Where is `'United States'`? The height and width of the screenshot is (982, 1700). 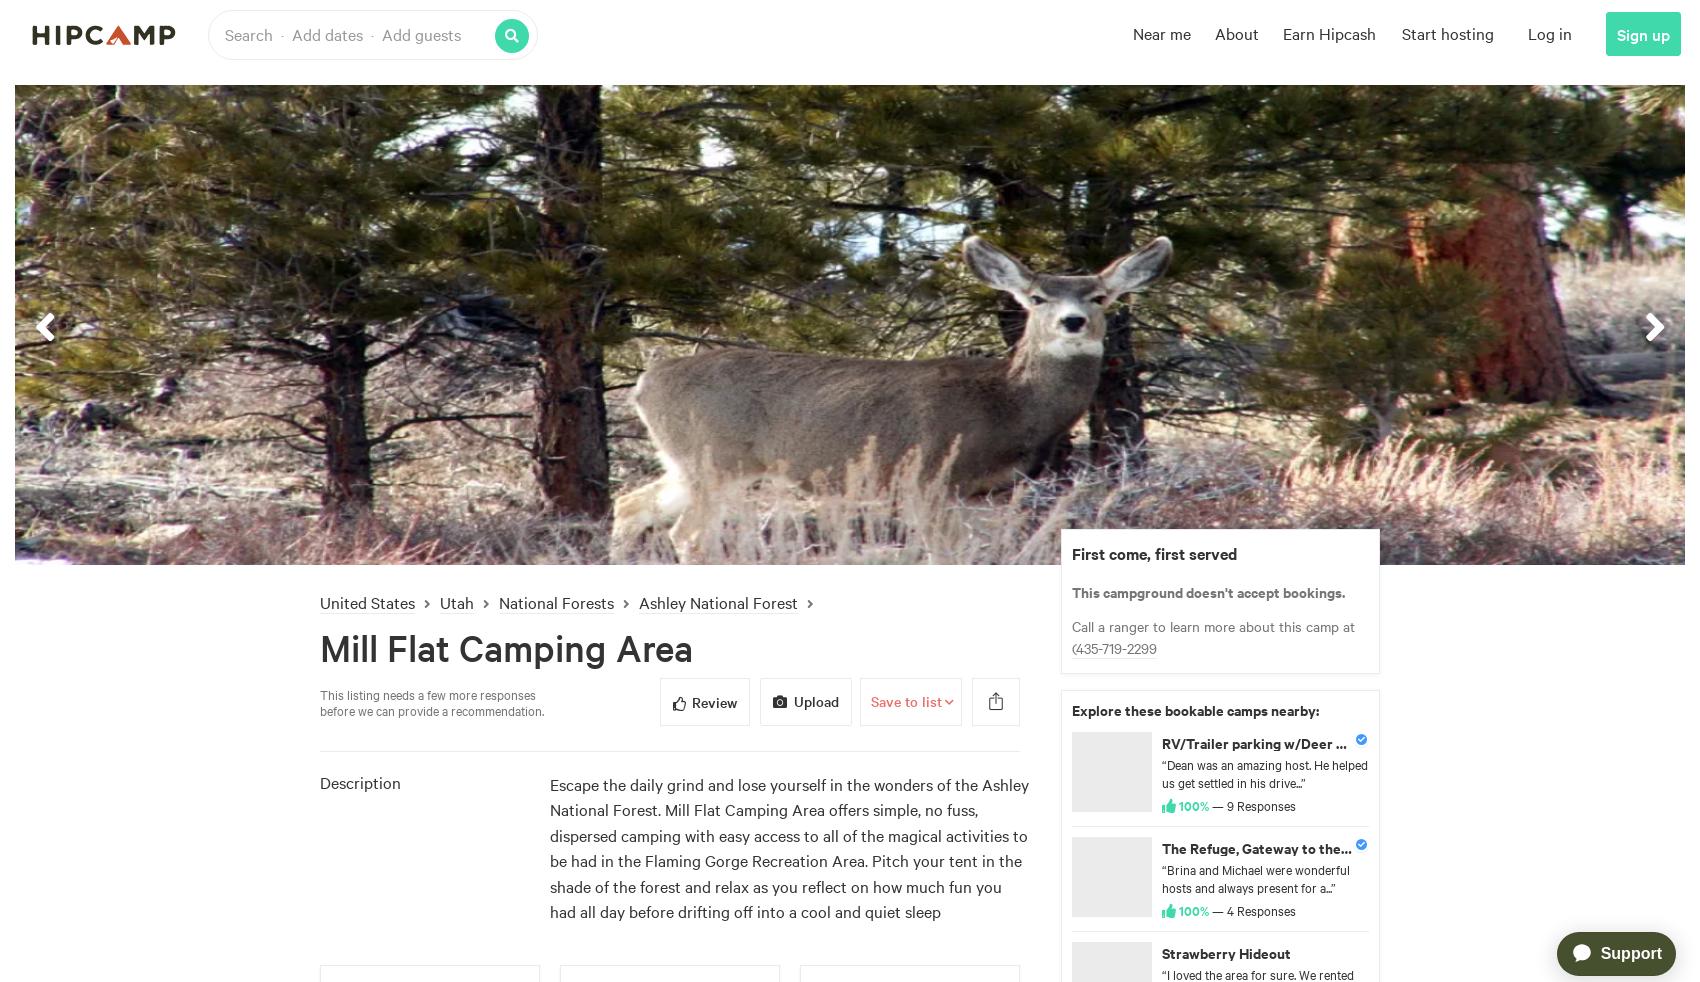
'United States' is located at coordinates (366, 600).